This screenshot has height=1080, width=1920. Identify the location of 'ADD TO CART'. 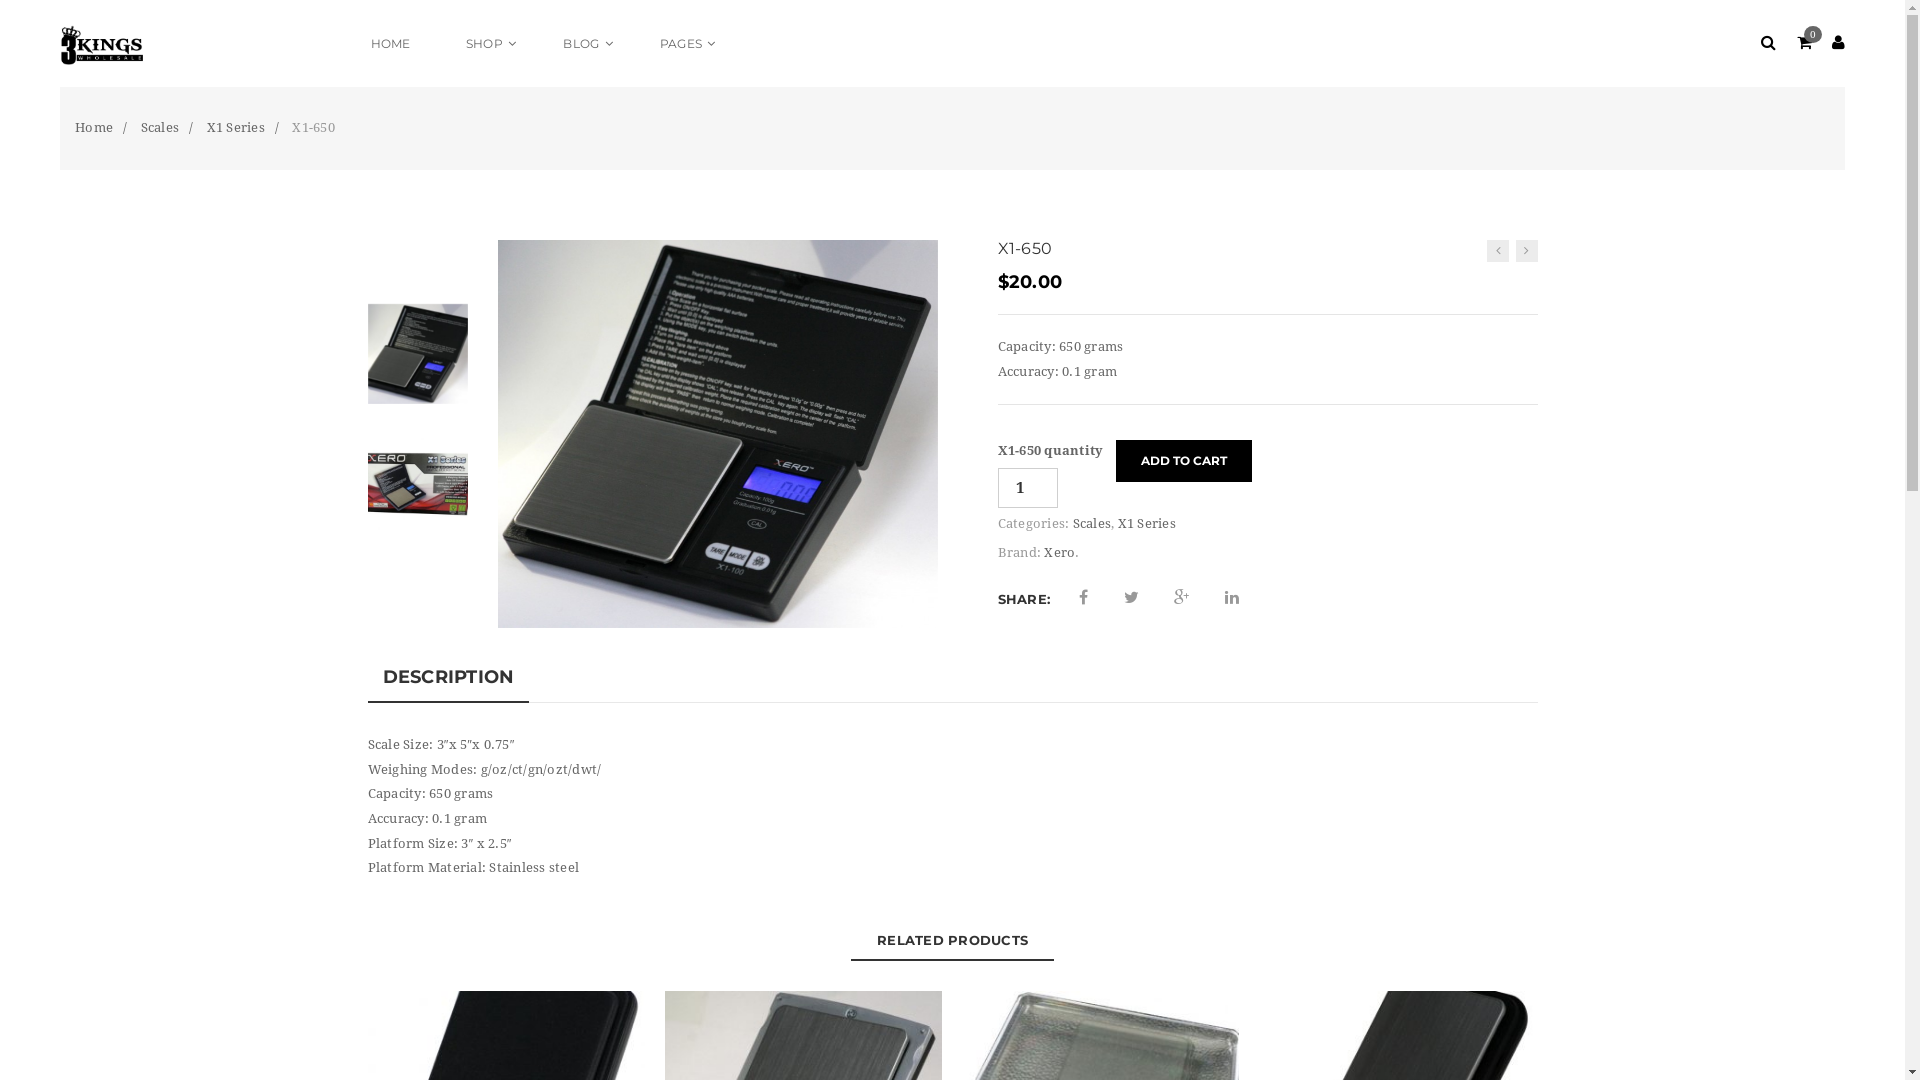
(1184, 461).